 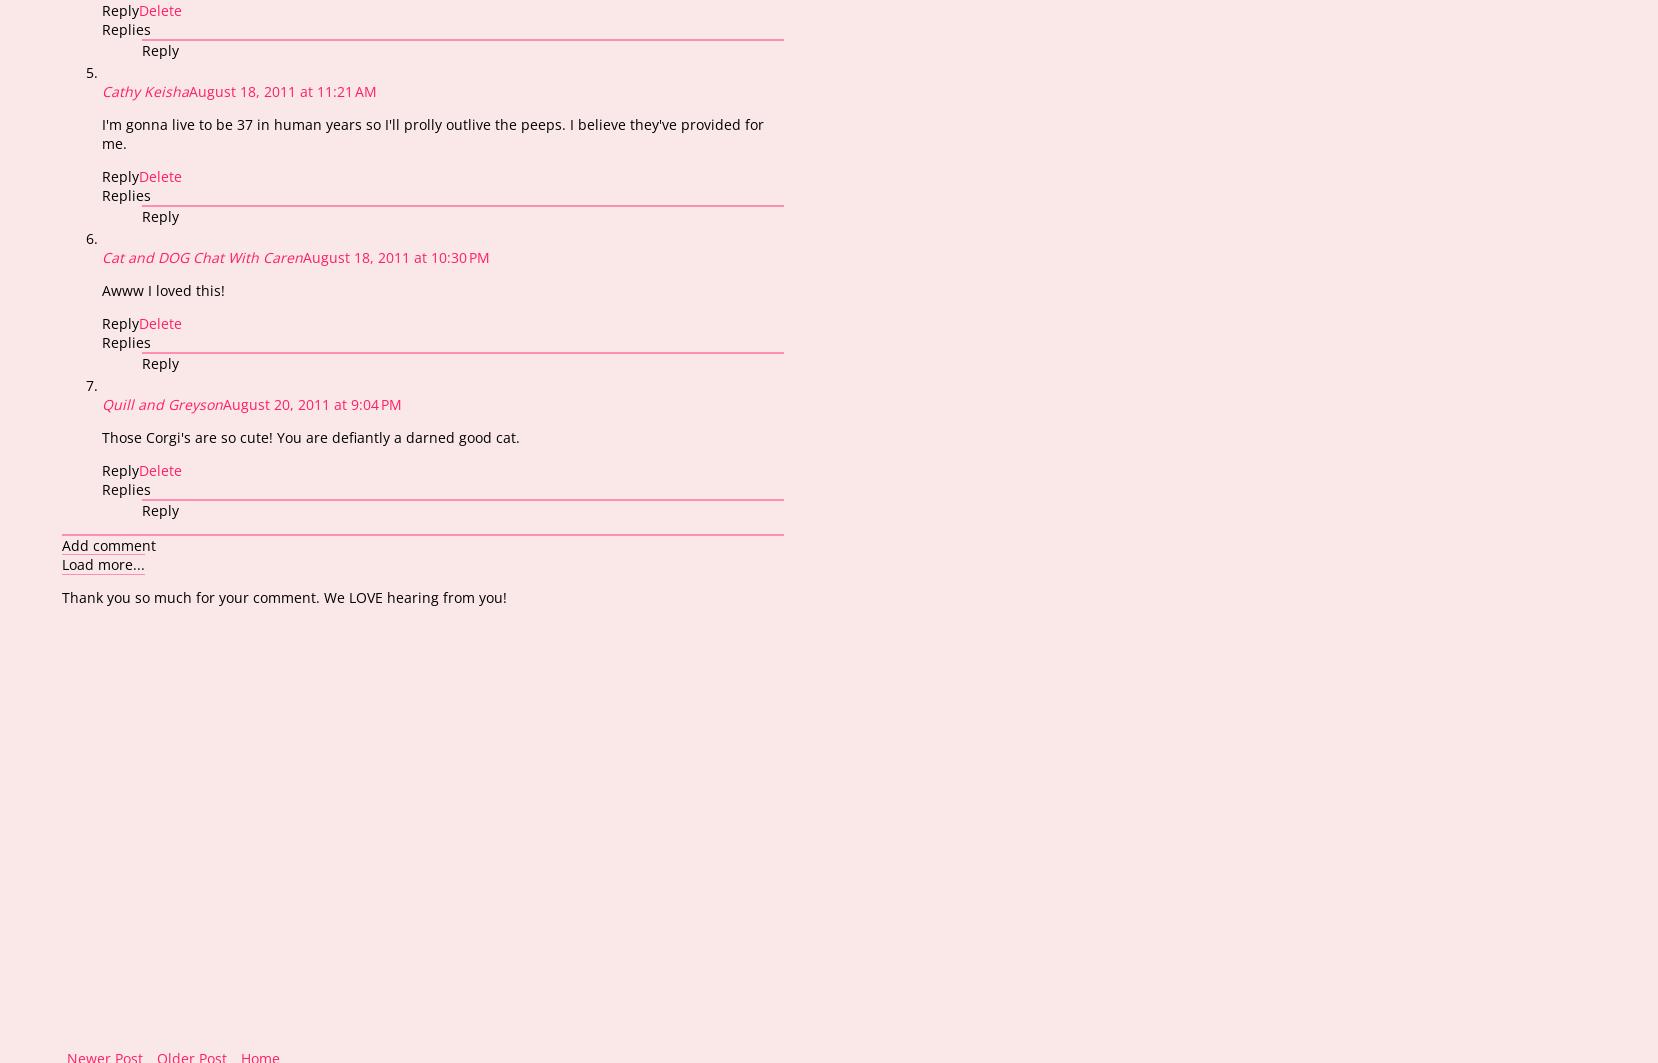 I want to click on 'Quill and Greyson', so click(x=162, y=403).